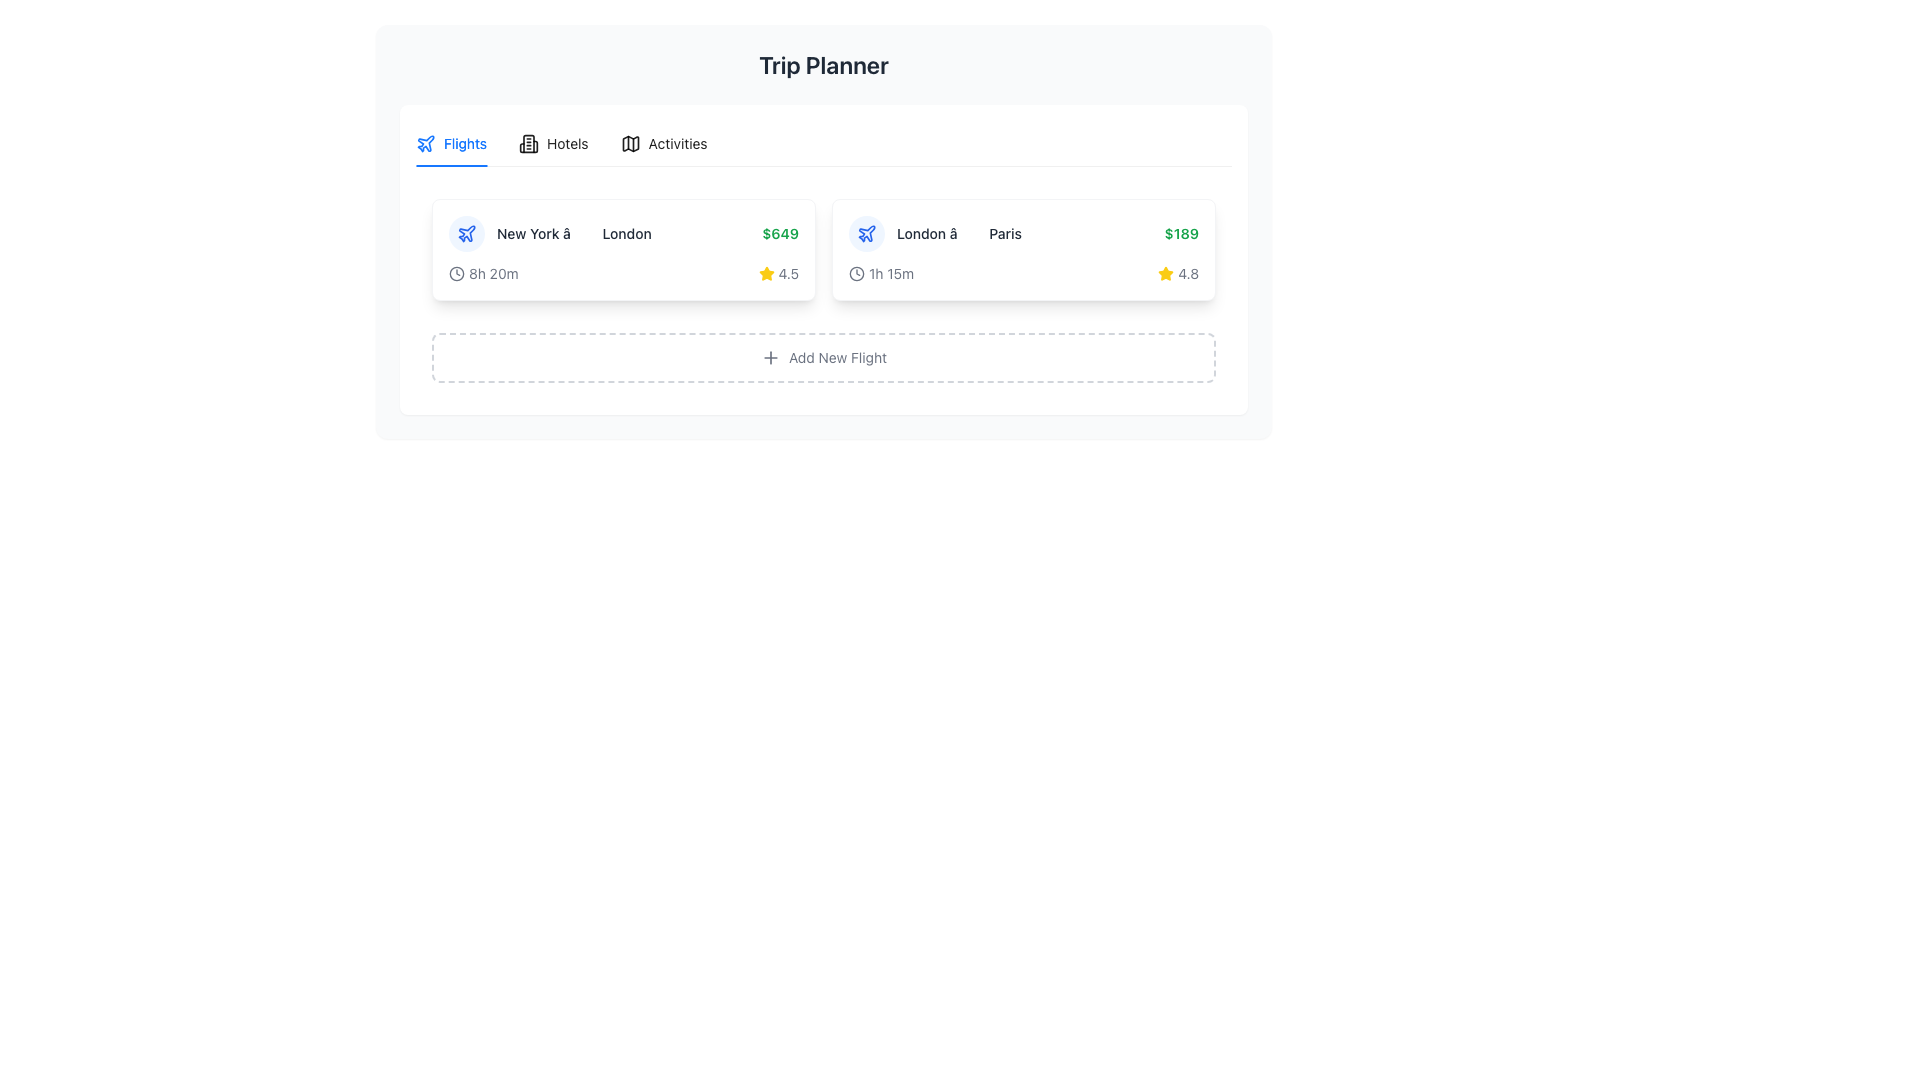 This screenshot has width=1920, height=1080. Describe the element at coordinates (550, 233) in the screenshot. I see `the text label displaying the flight route 'New York → London', which is positioned in a card layout next to a flight price and above the flight duration` at that location.